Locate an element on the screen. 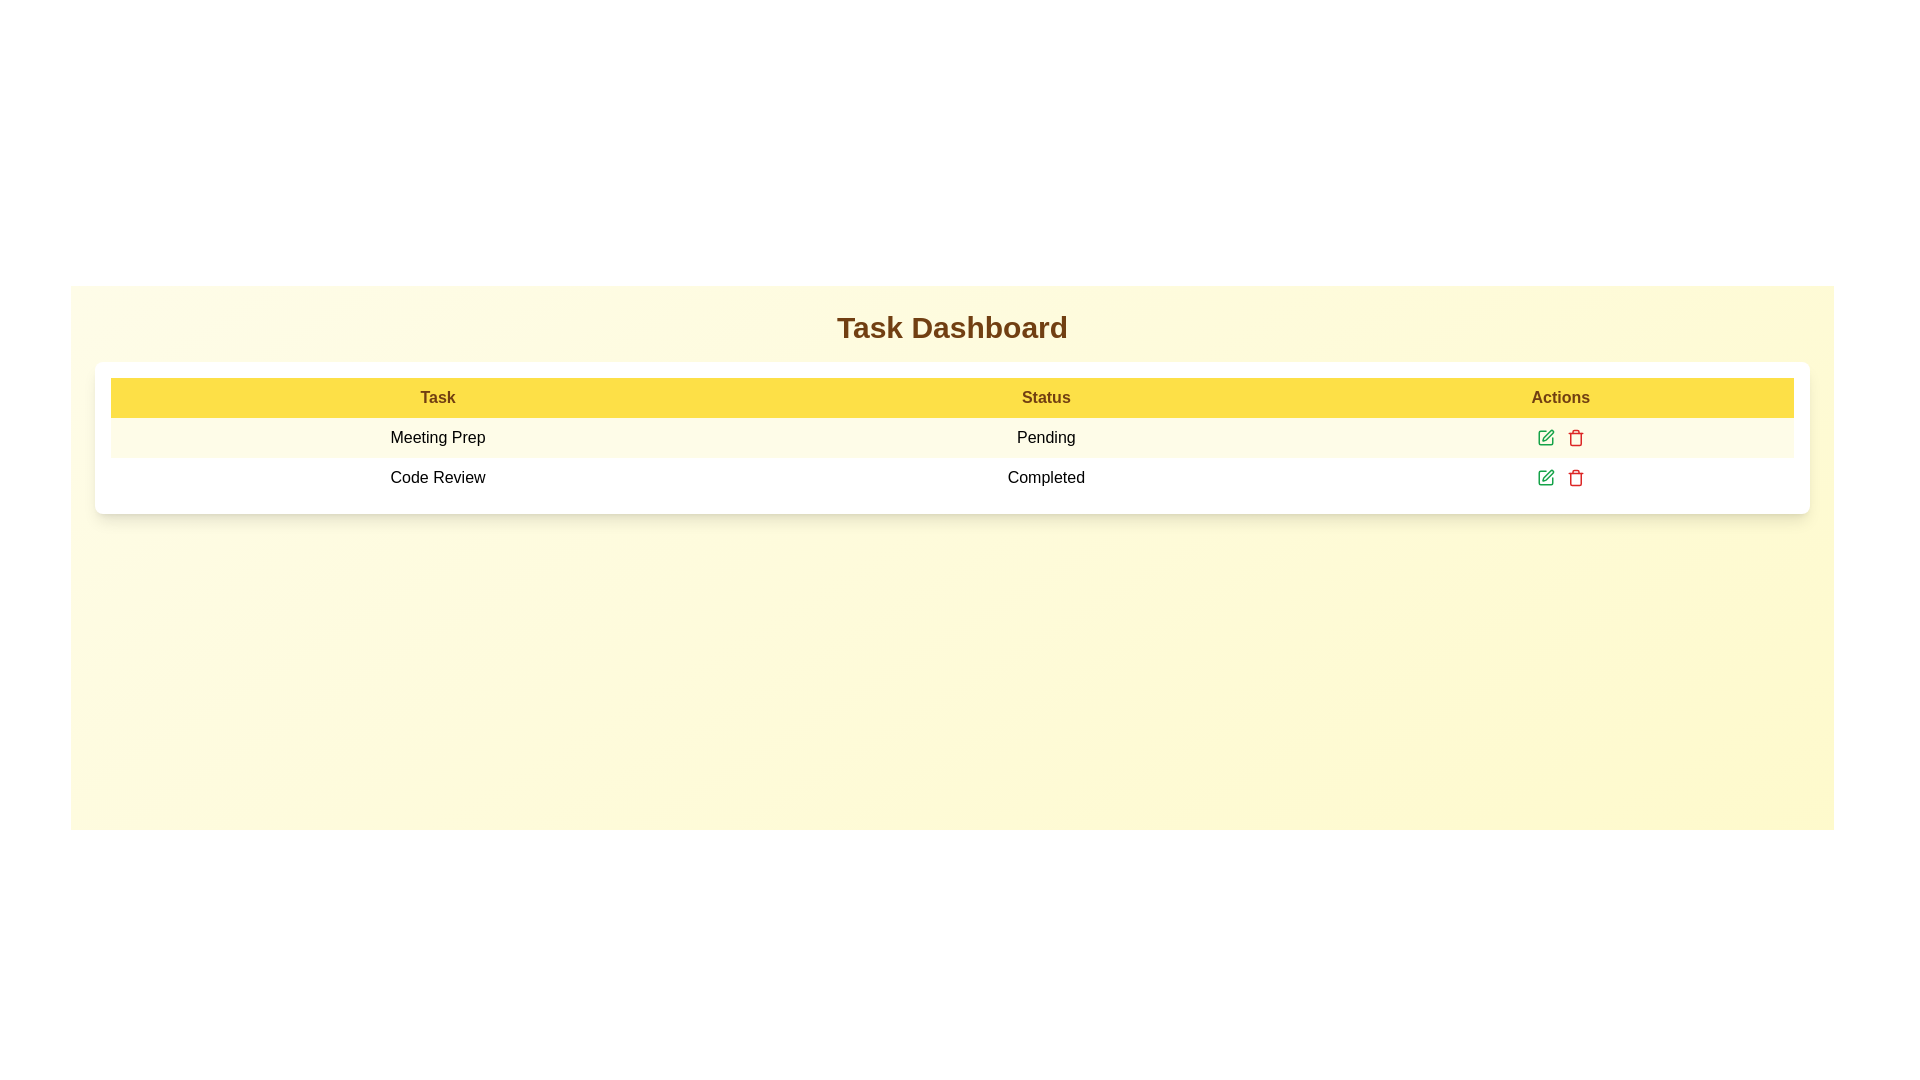  the bold text label reading 'Task' that is located on a yellow background in the top-left position of the header row is located at coordinates (436, 397).